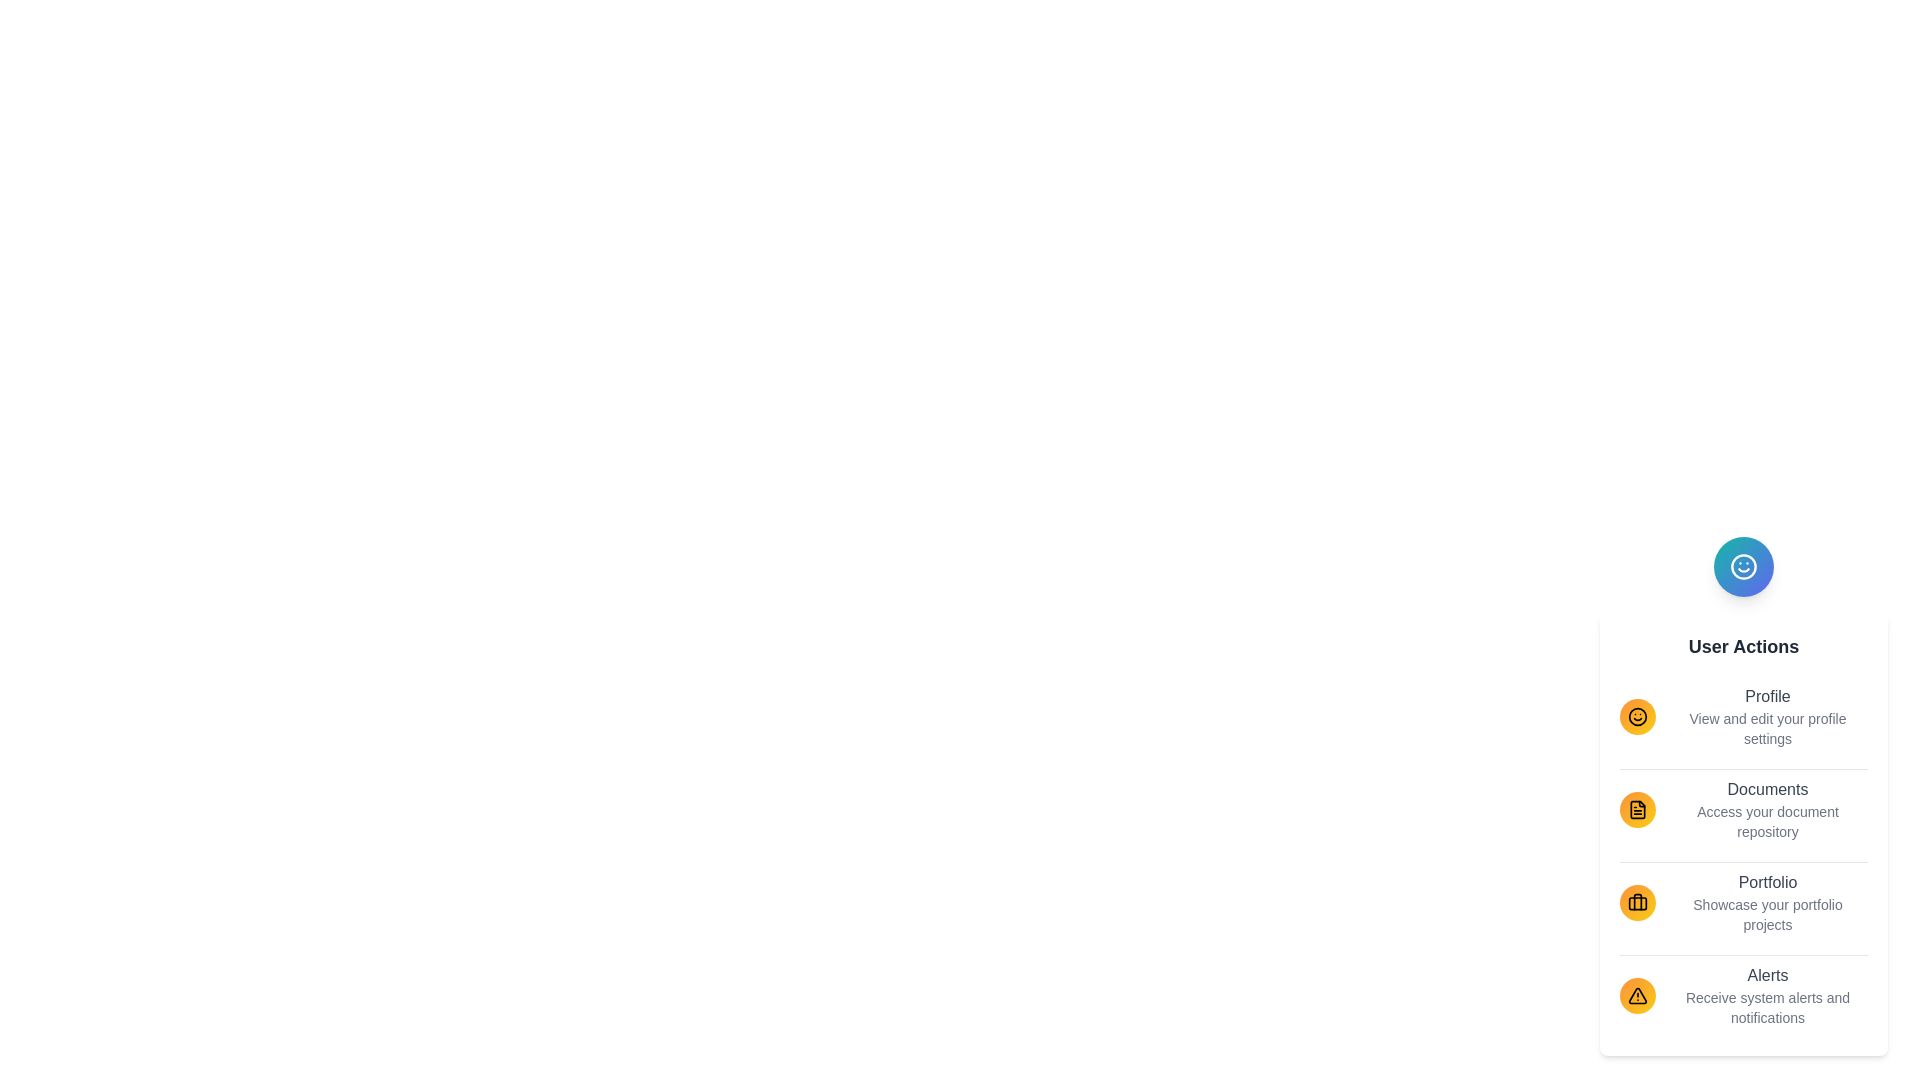  I want to click on speed dial button to toggle the menu state, so click(1742, 567).